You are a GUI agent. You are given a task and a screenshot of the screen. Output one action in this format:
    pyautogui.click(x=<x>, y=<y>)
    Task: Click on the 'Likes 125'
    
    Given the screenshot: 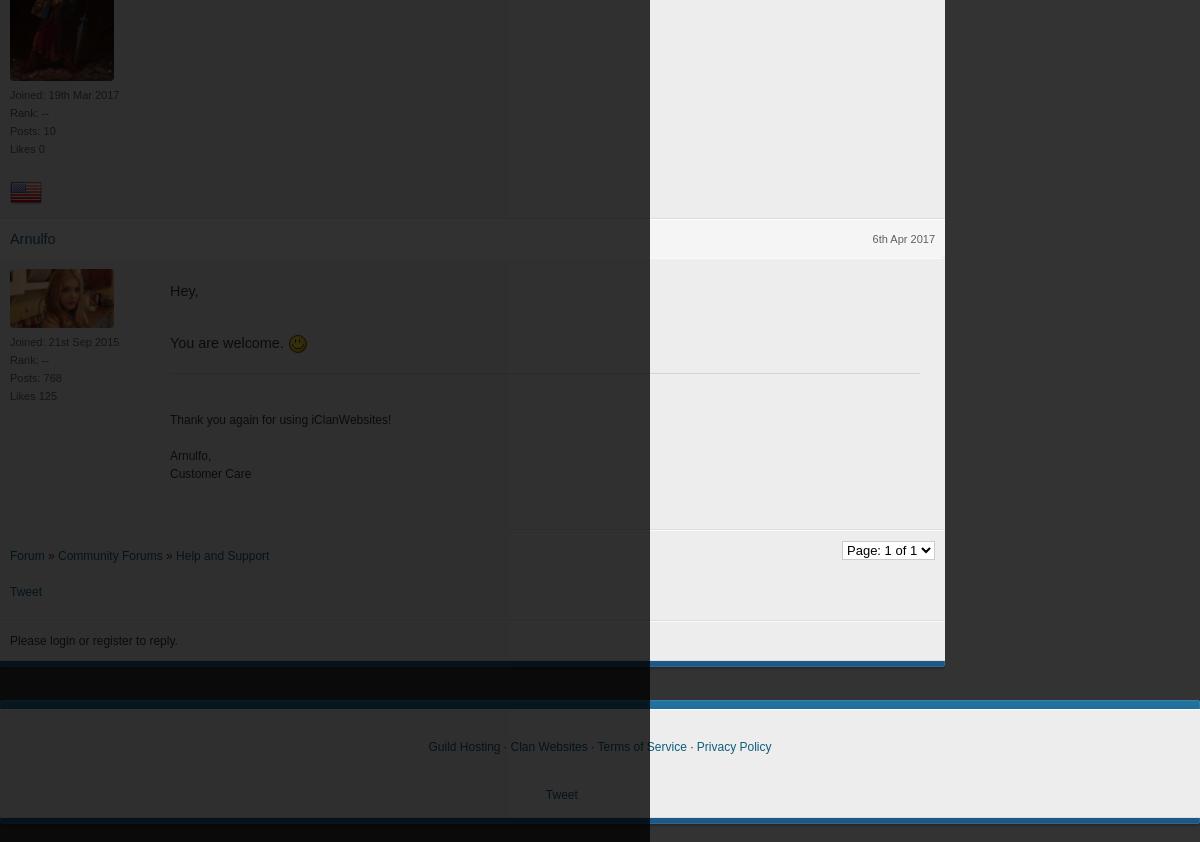 What is the action you would take?
    pyautogui.click(x=33, y=394)
    